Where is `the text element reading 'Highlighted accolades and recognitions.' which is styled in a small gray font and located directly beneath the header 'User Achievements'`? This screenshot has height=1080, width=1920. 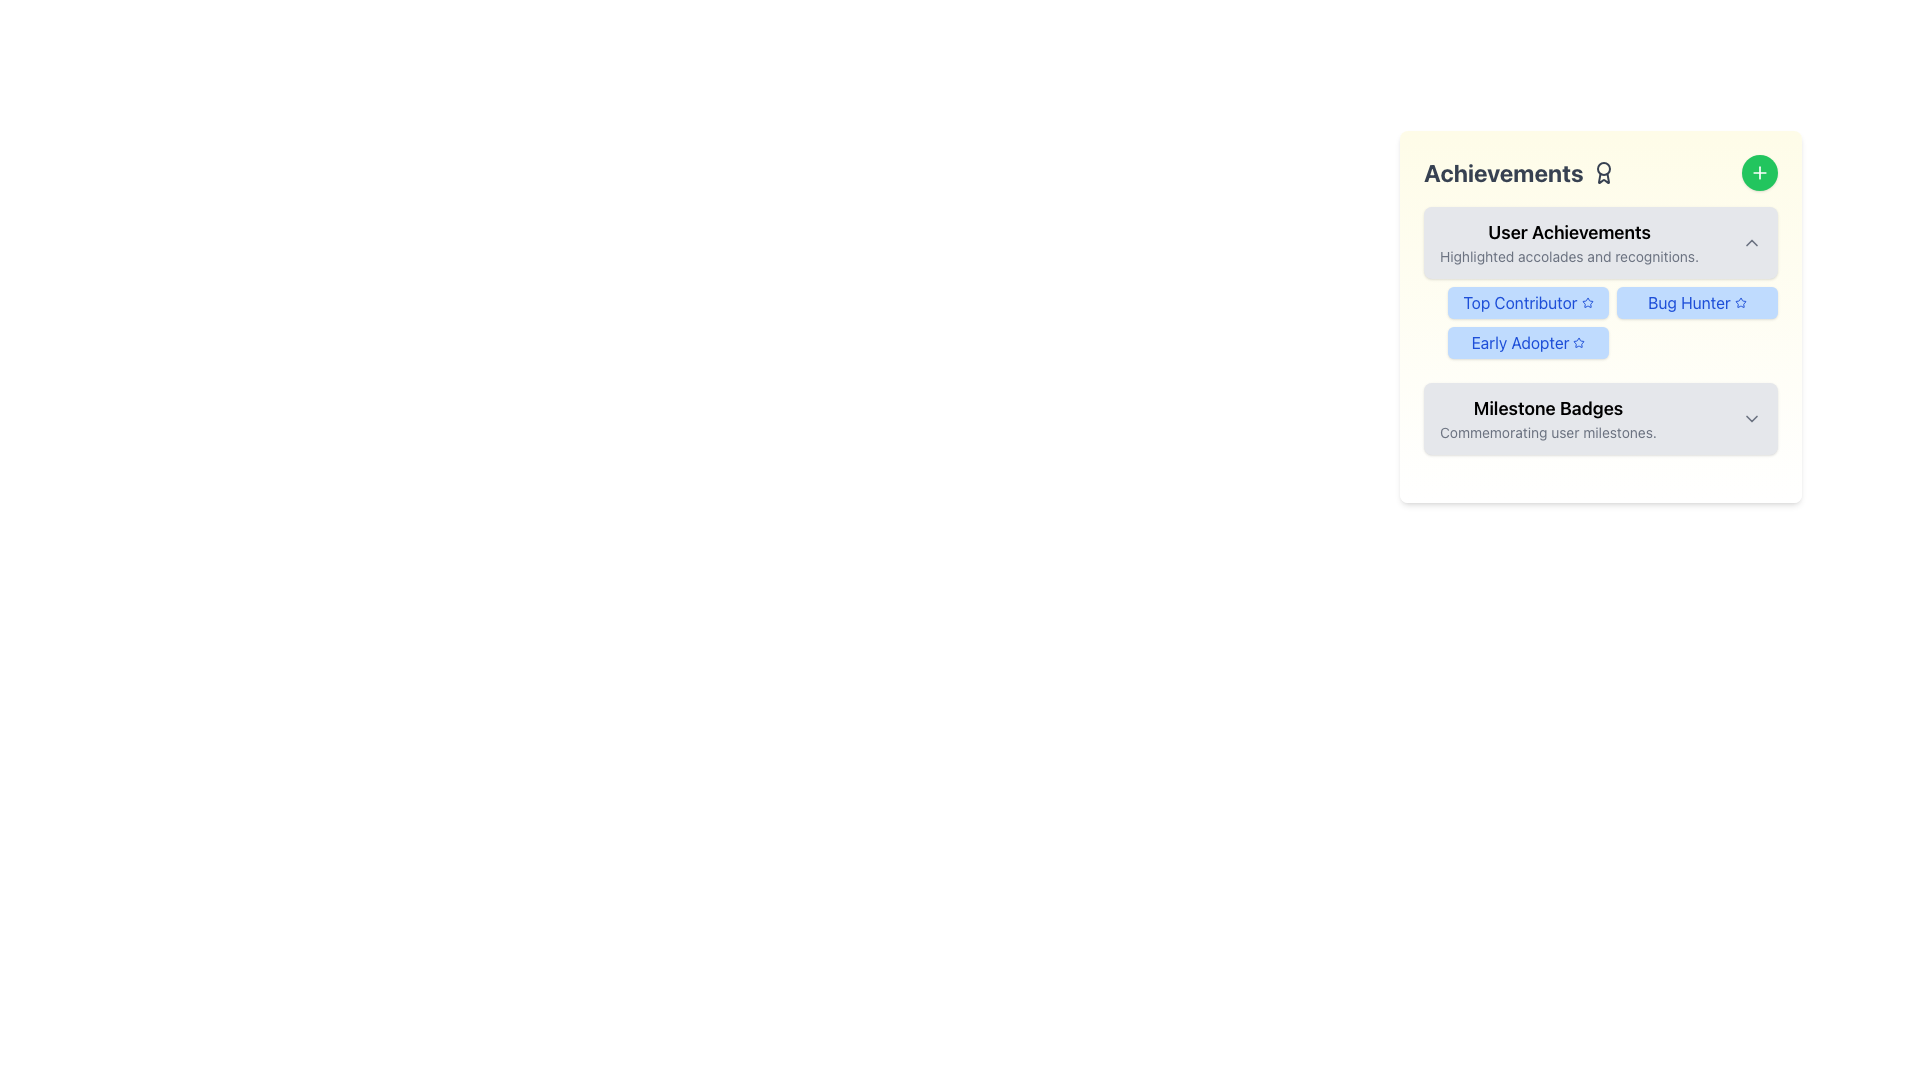 the text element reading 'Highlighted accolades and recognitions.' which is styled in a small gray font and located directly beneath the header 'User Achievements' is located at coordinates (1568, 256).